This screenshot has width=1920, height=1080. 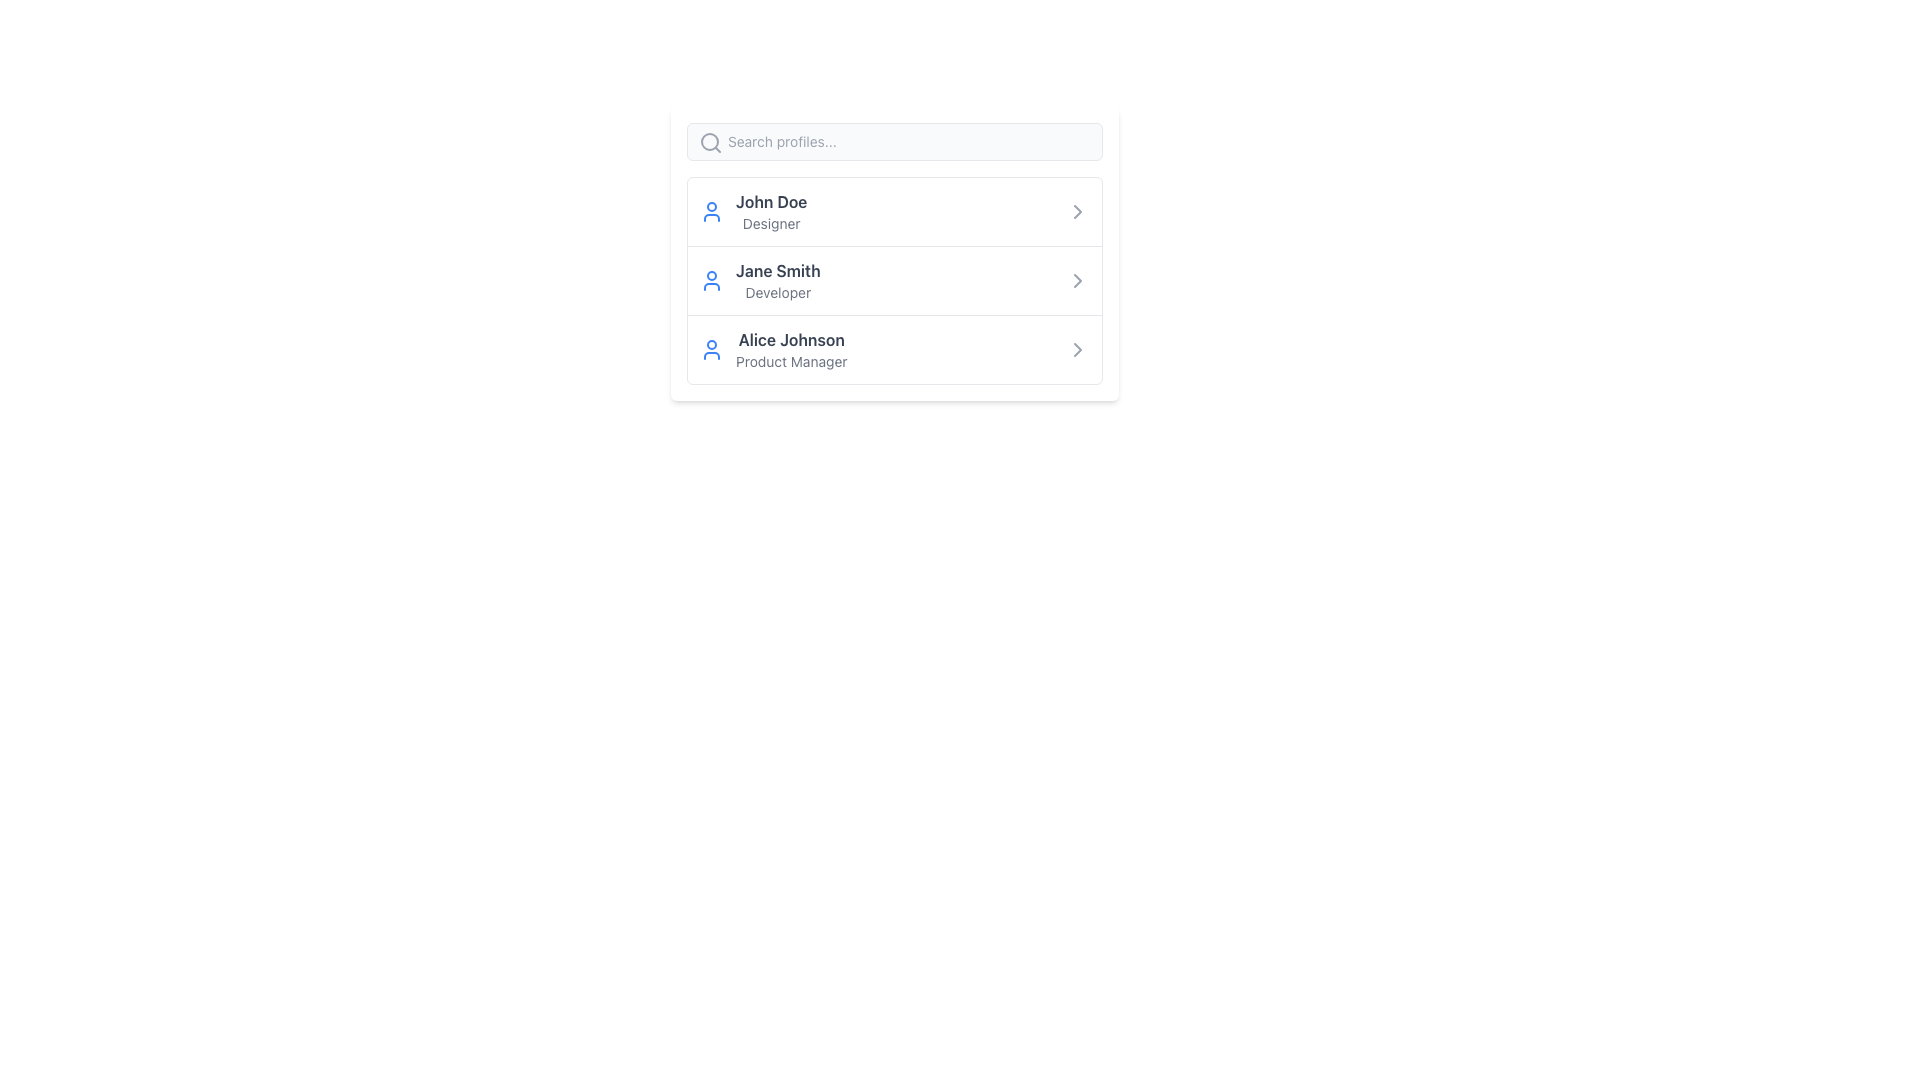 I want to click on the second row in the list representing the user 'Jane Smith', so click(x=893, y=280).